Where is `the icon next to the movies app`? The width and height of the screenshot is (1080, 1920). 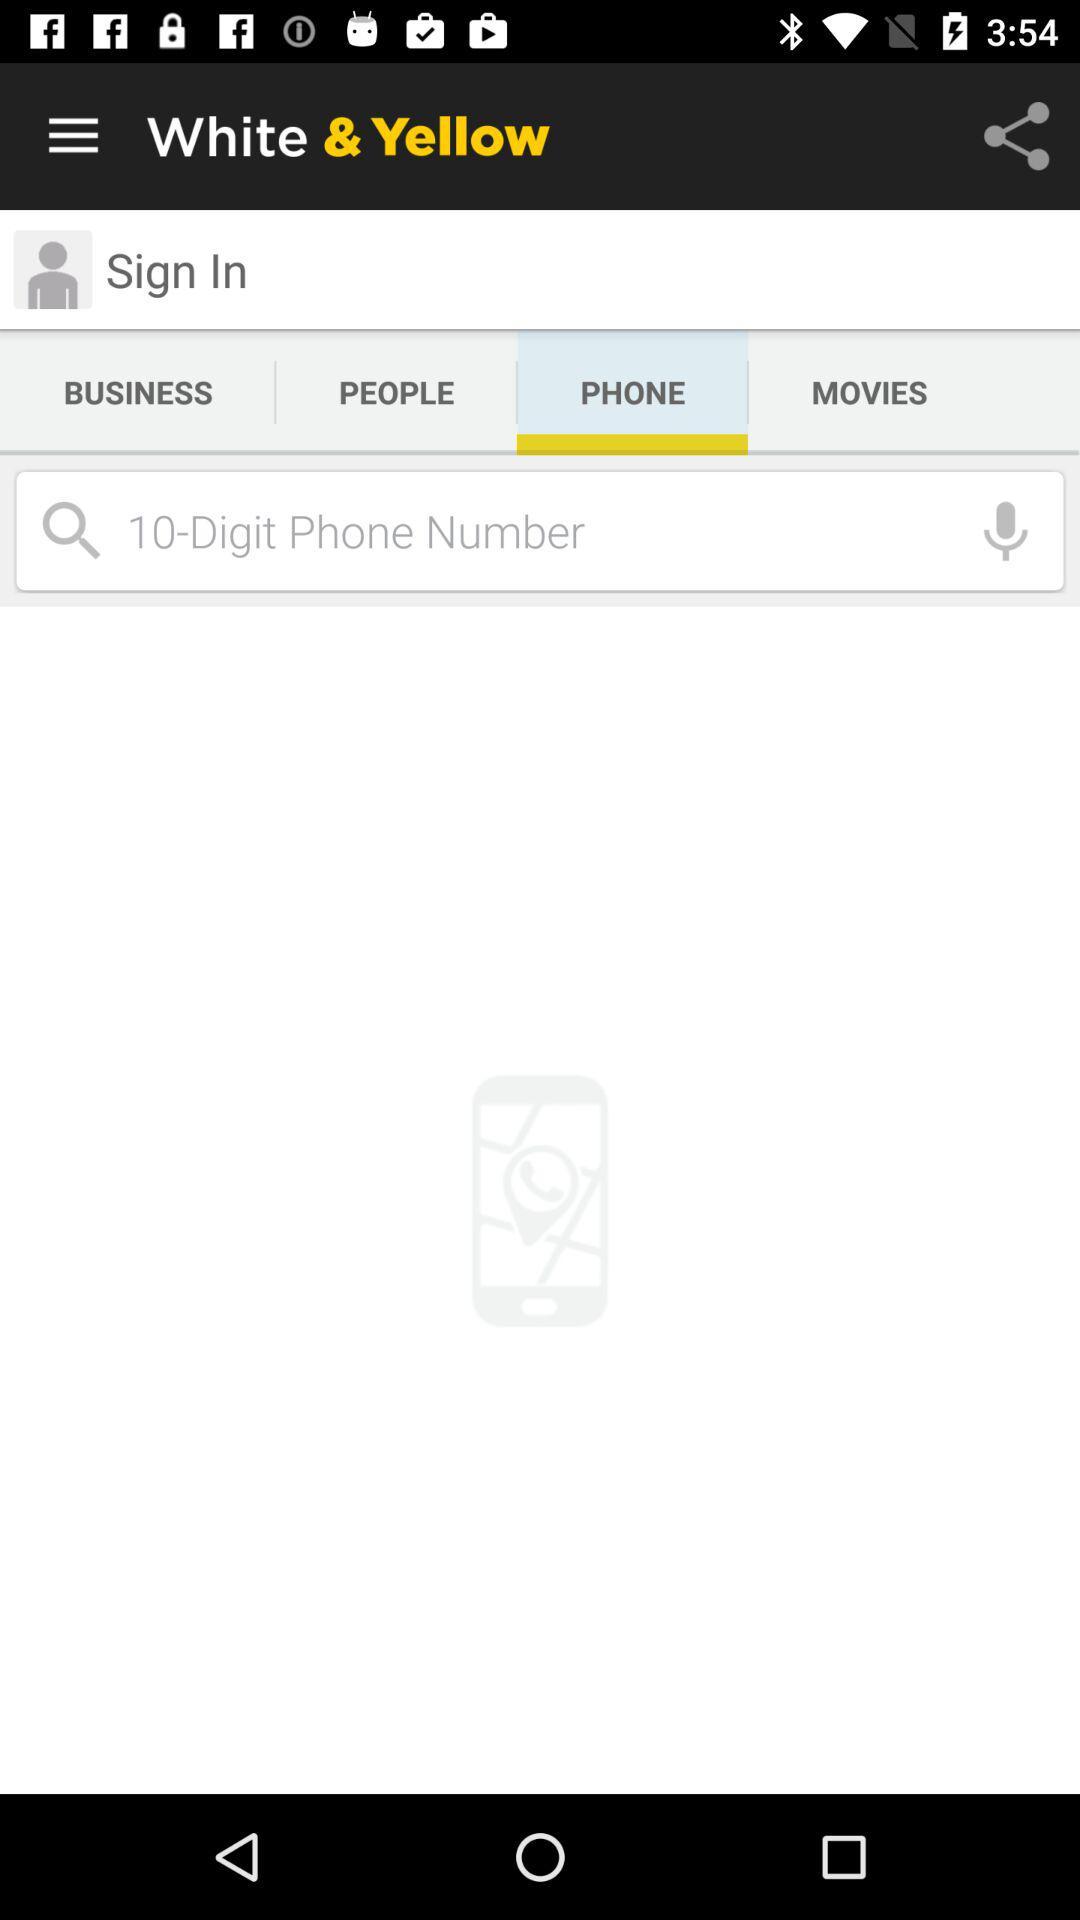 the icon next to the movies app is located at coordinates (632, 392).